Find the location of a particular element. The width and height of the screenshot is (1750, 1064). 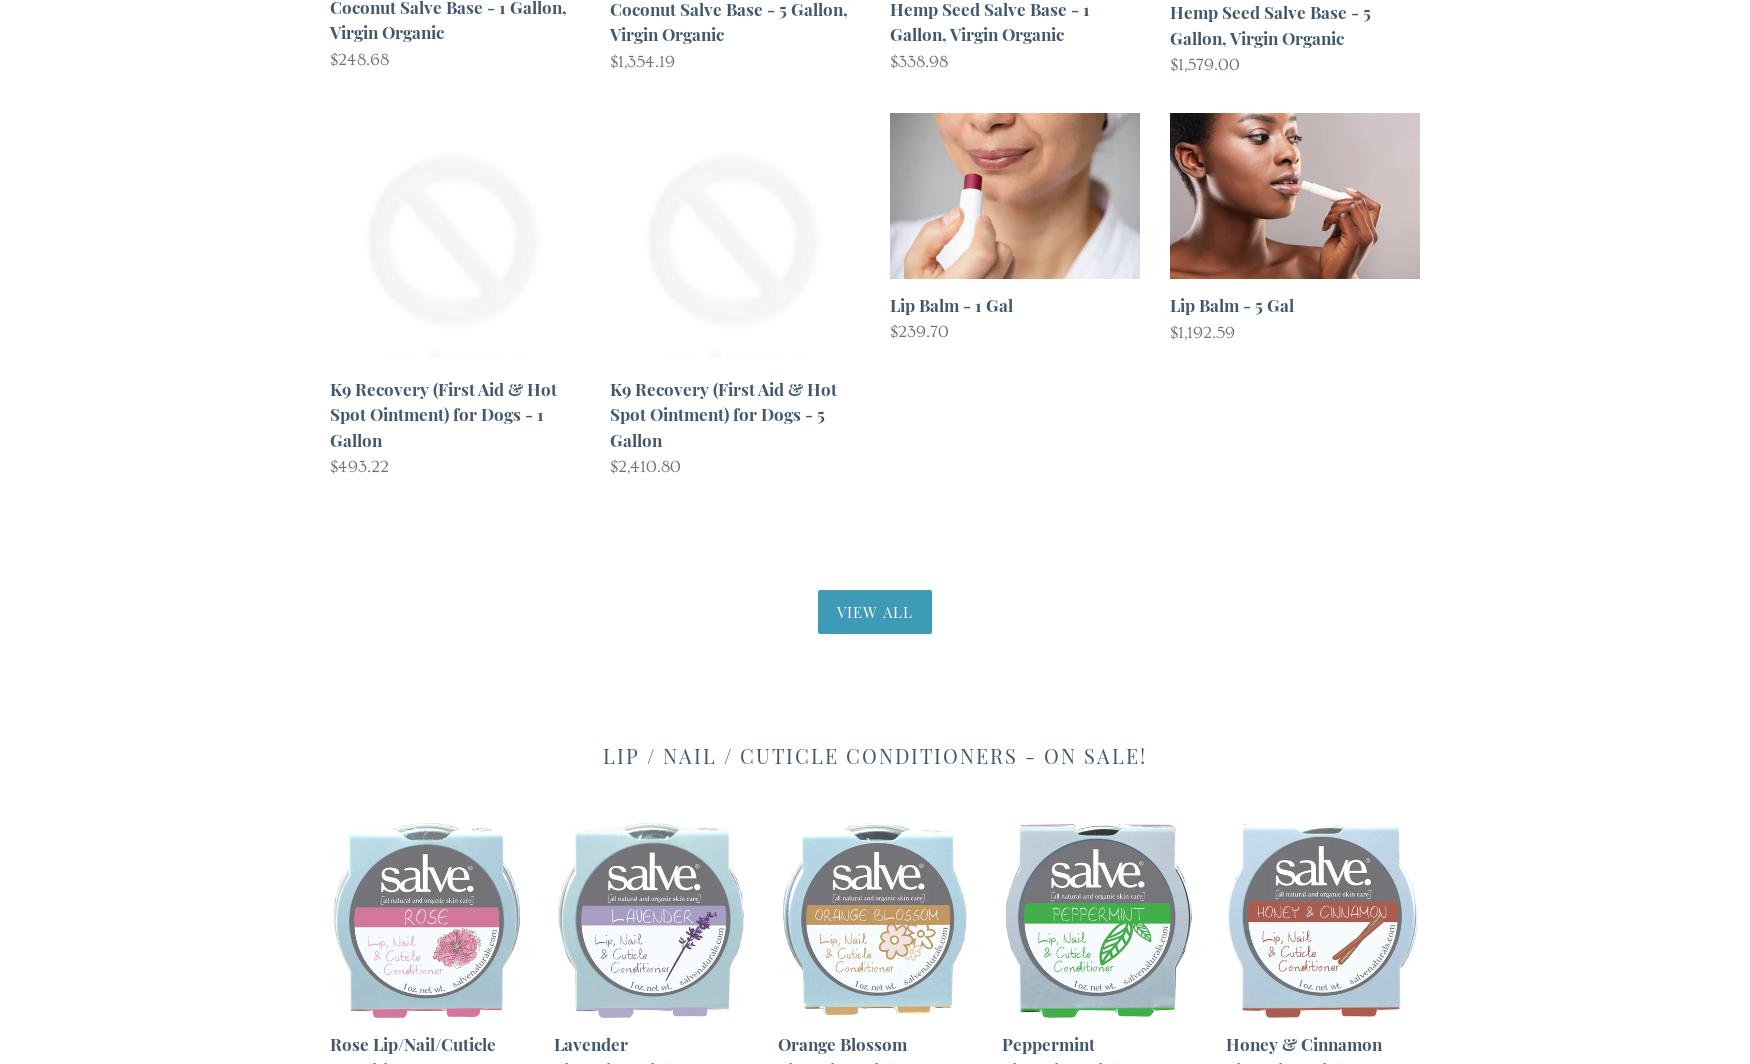

'K9 Recovery (First Aid & Hot Spot Ointment) for Dogs - 5 Gallon' is located at coordinates (723, 413).